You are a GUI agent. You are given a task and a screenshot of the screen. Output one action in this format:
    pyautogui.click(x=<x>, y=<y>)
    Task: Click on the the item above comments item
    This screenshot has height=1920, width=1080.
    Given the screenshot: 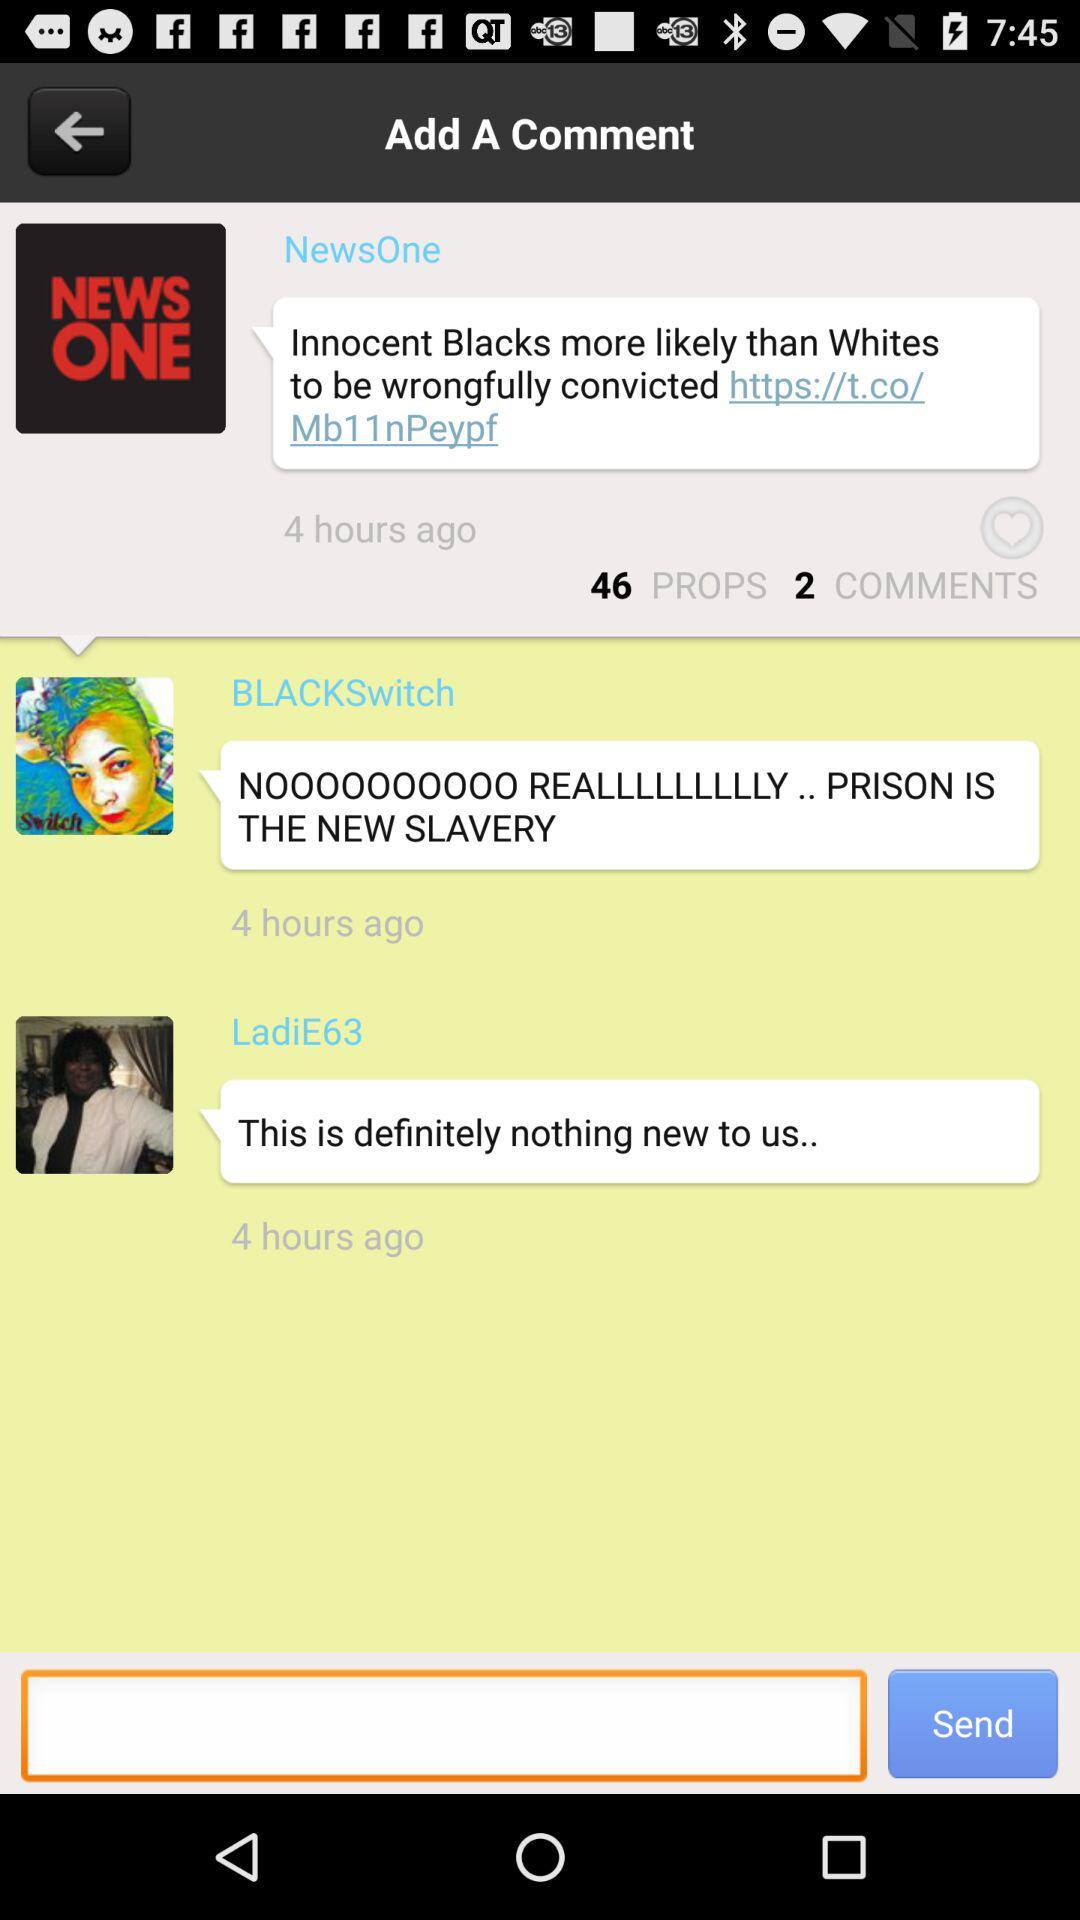 What is the action you would take?
    pyautogui.click(x=1011, y=528)
    